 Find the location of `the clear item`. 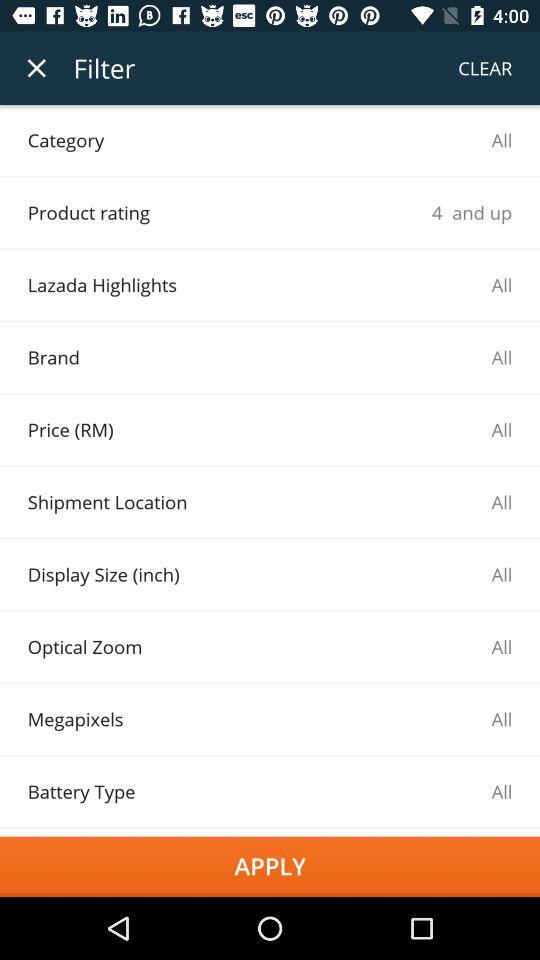

the clear item is located at coordinates (484, 68).